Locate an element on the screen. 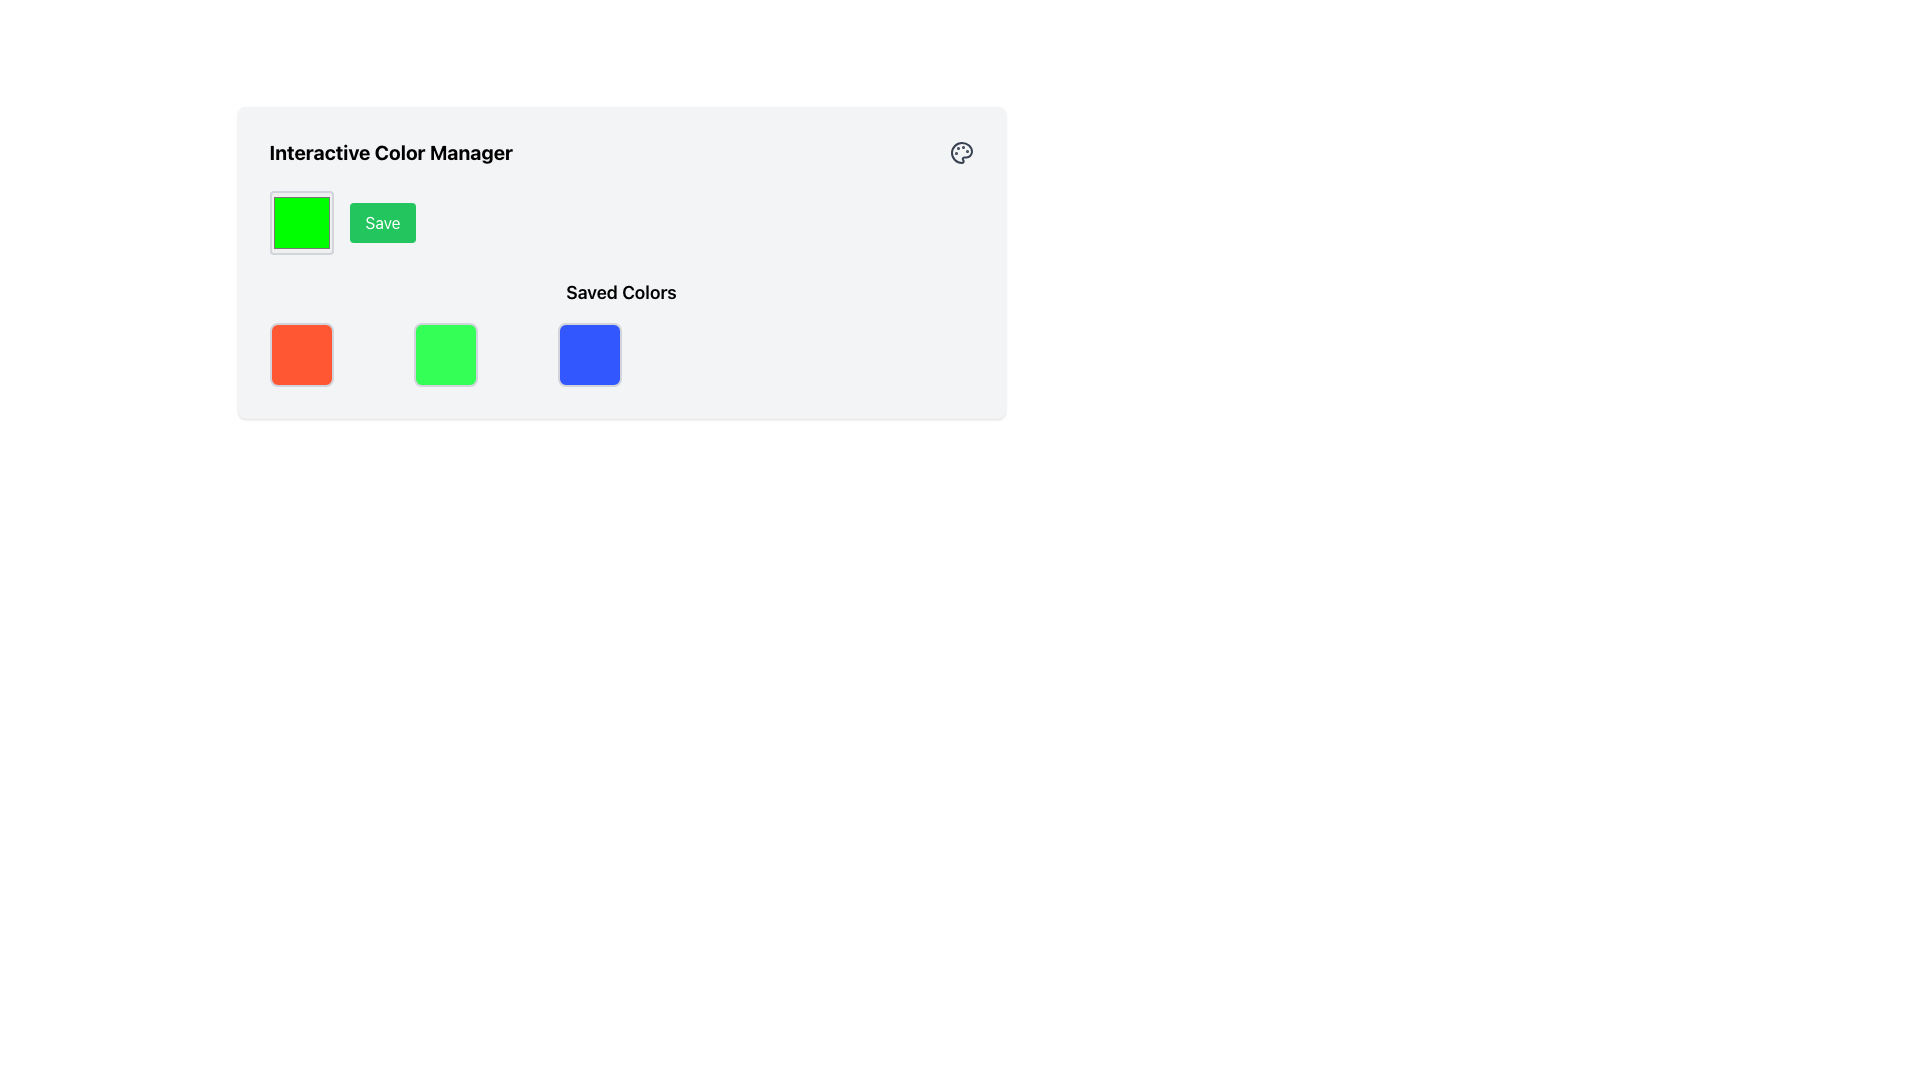 This screenshot has height=1080, width=1920. the color palette icon located at the top-right corner of the 'Interactive Color Manager' section, which serves as a visual aid for color selection is located at coordinates (961, 152).